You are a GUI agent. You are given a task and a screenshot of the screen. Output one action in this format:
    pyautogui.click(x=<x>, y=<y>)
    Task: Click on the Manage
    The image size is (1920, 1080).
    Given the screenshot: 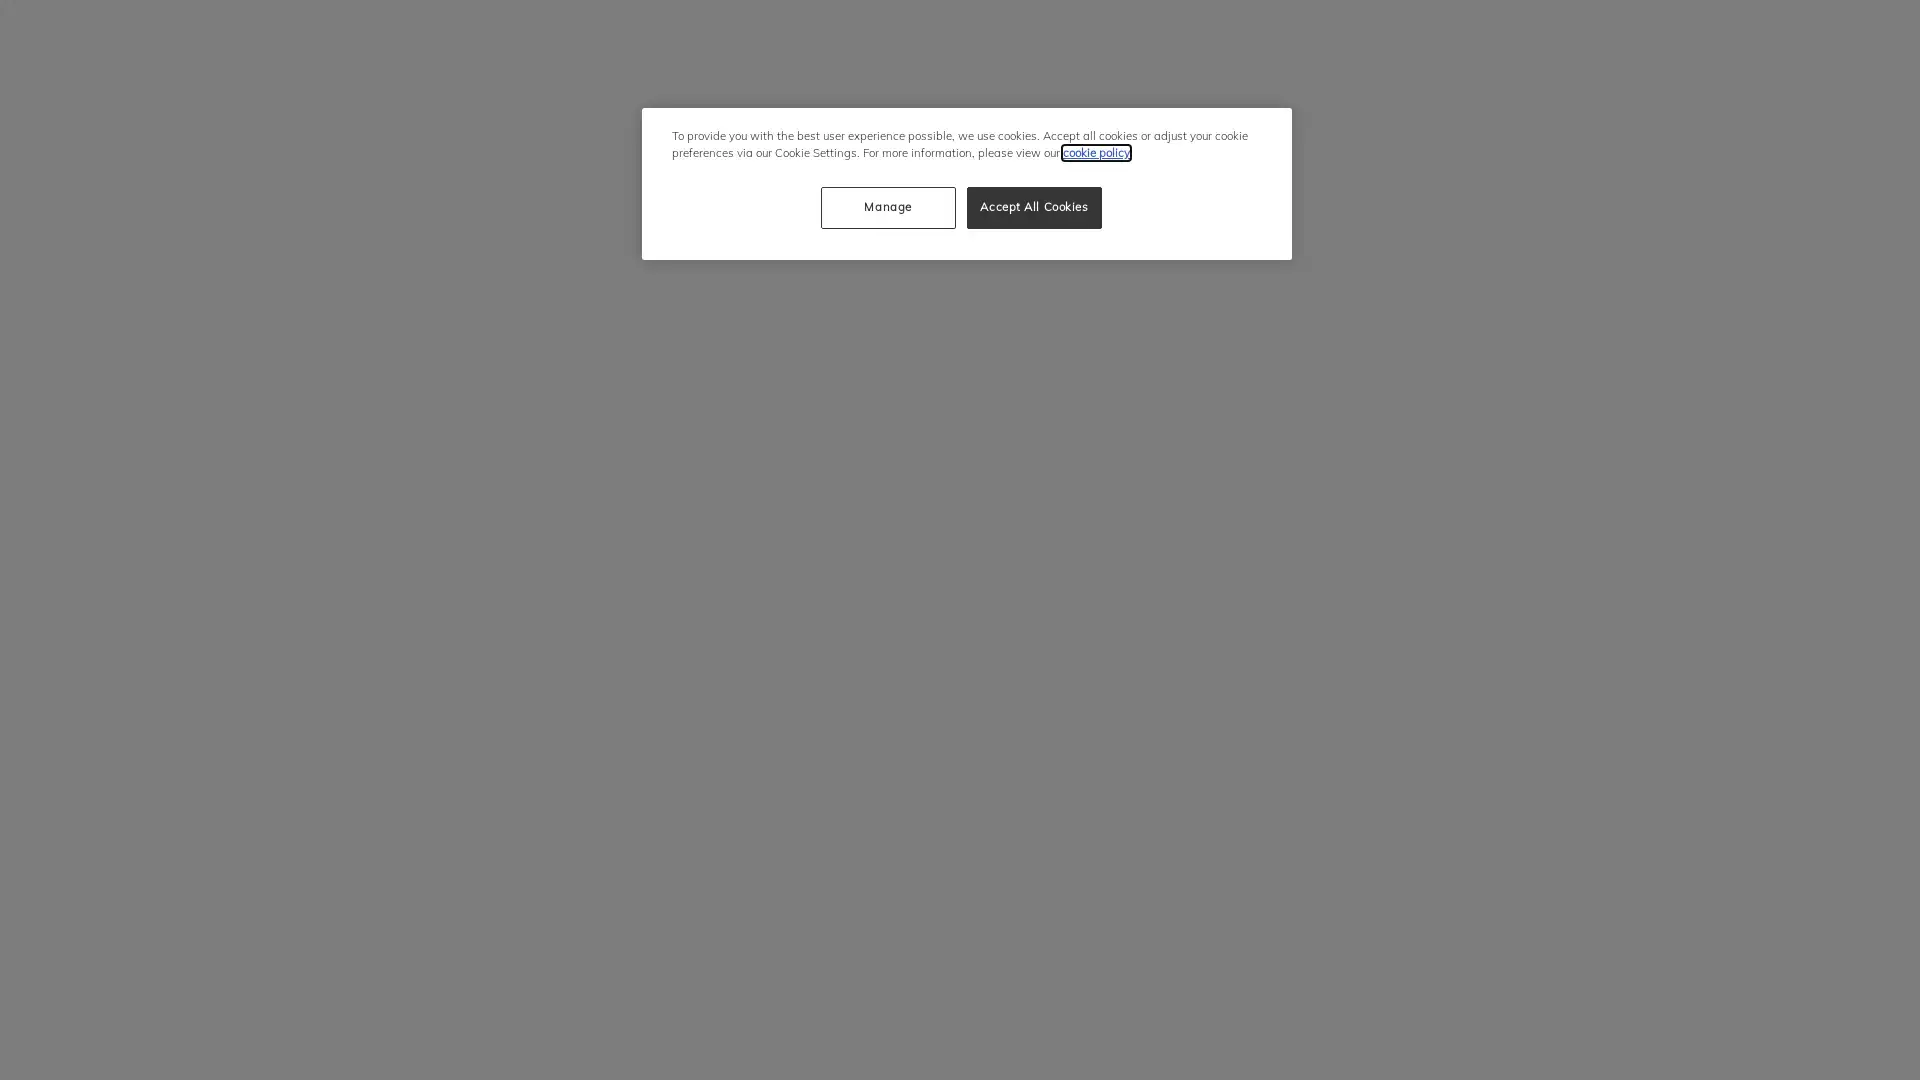 What is the action you would take?
    pyautogui.click(x=886, y=208)
    